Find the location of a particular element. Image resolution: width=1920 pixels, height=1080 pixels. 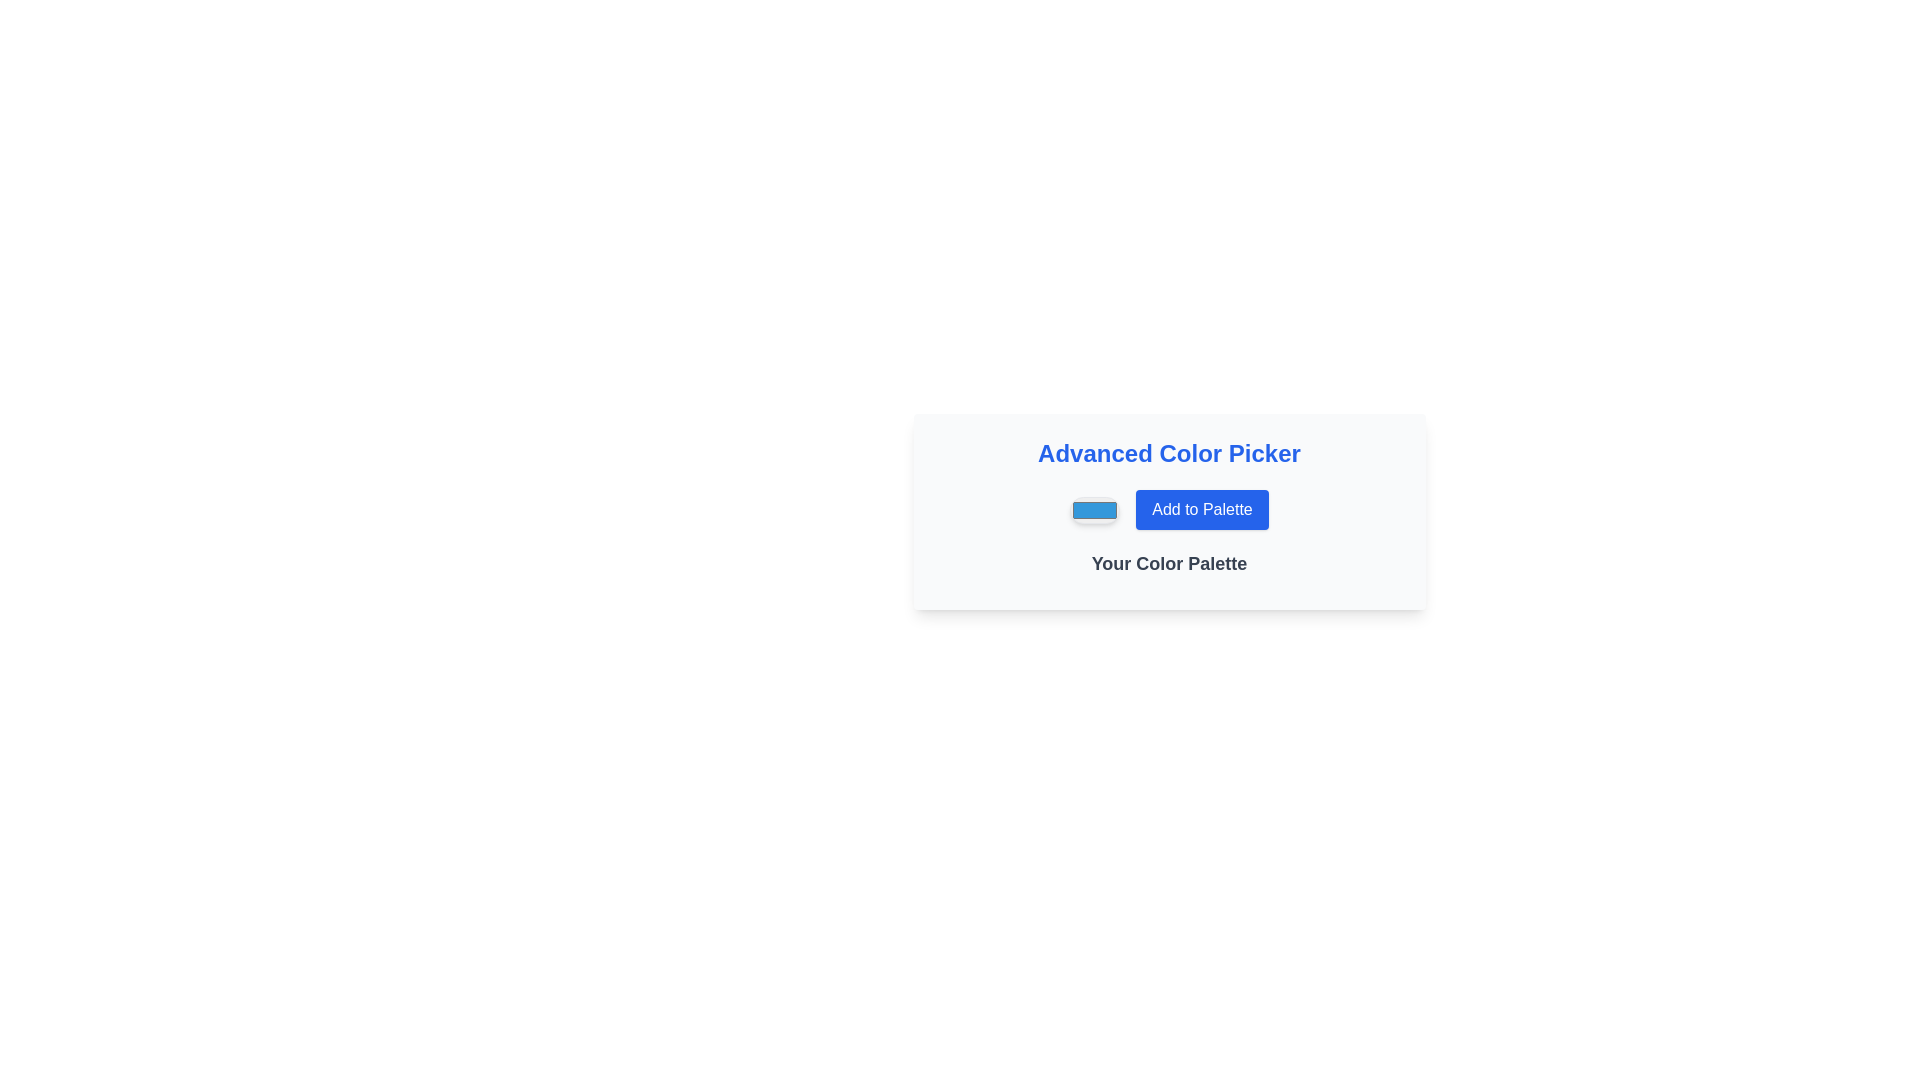

the 'Add to Palette' button, which is a rectangular button with a rounded outline styled in blue, positioned below the 'Advanced Color Picker' heading is located at coordinates (1201, 508).